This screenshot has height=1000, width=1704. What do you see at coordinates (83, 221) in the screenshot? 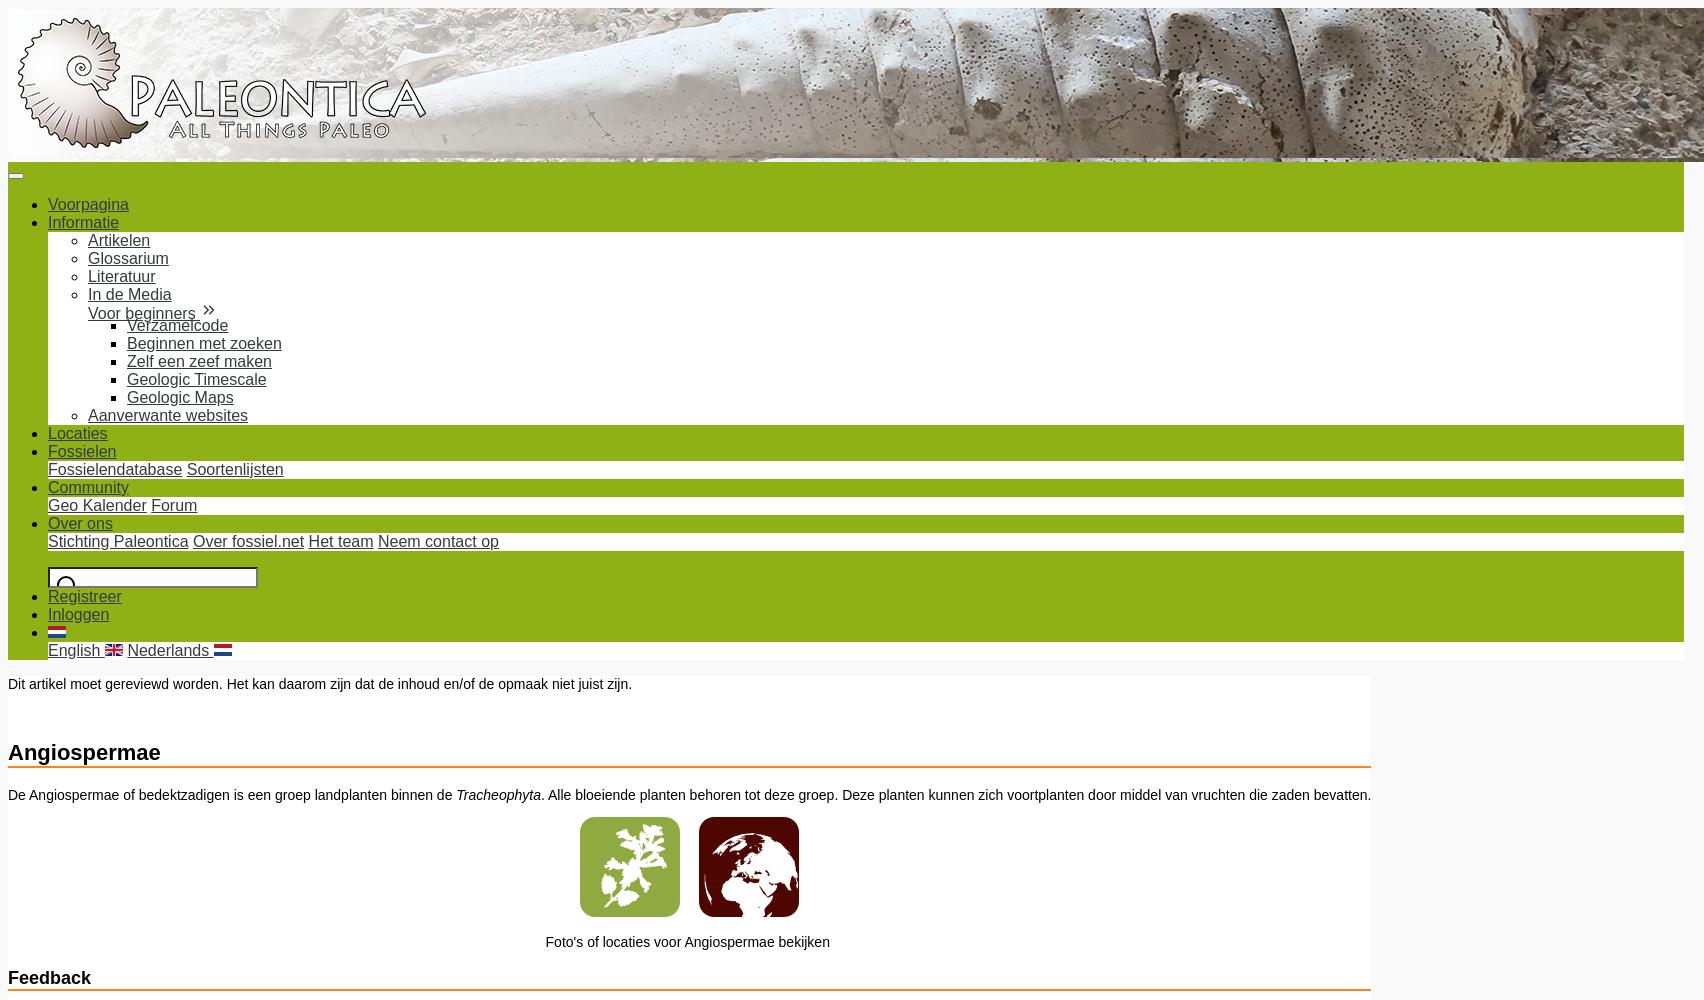
I see `'Informatie'` at bounding box center [83, 221].